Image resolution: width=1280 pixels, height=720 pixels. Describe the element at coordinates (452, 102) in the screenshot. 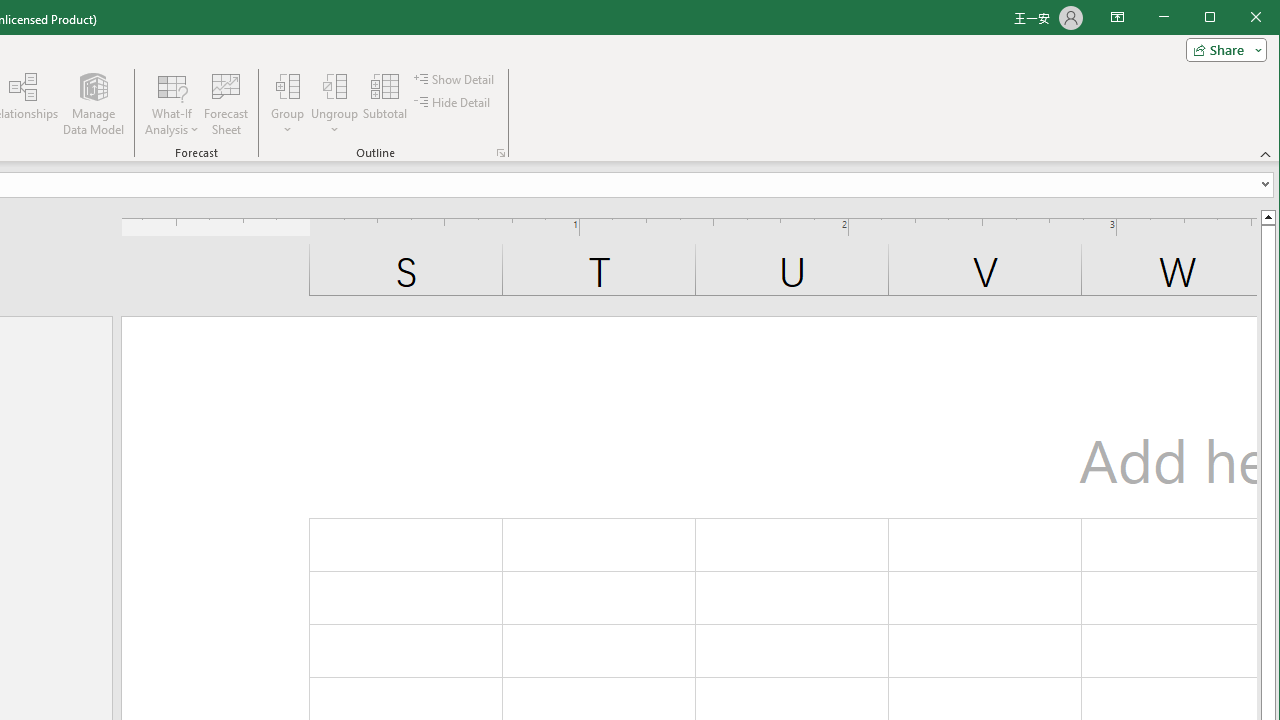

I see `'Hide Detail'` at that location.